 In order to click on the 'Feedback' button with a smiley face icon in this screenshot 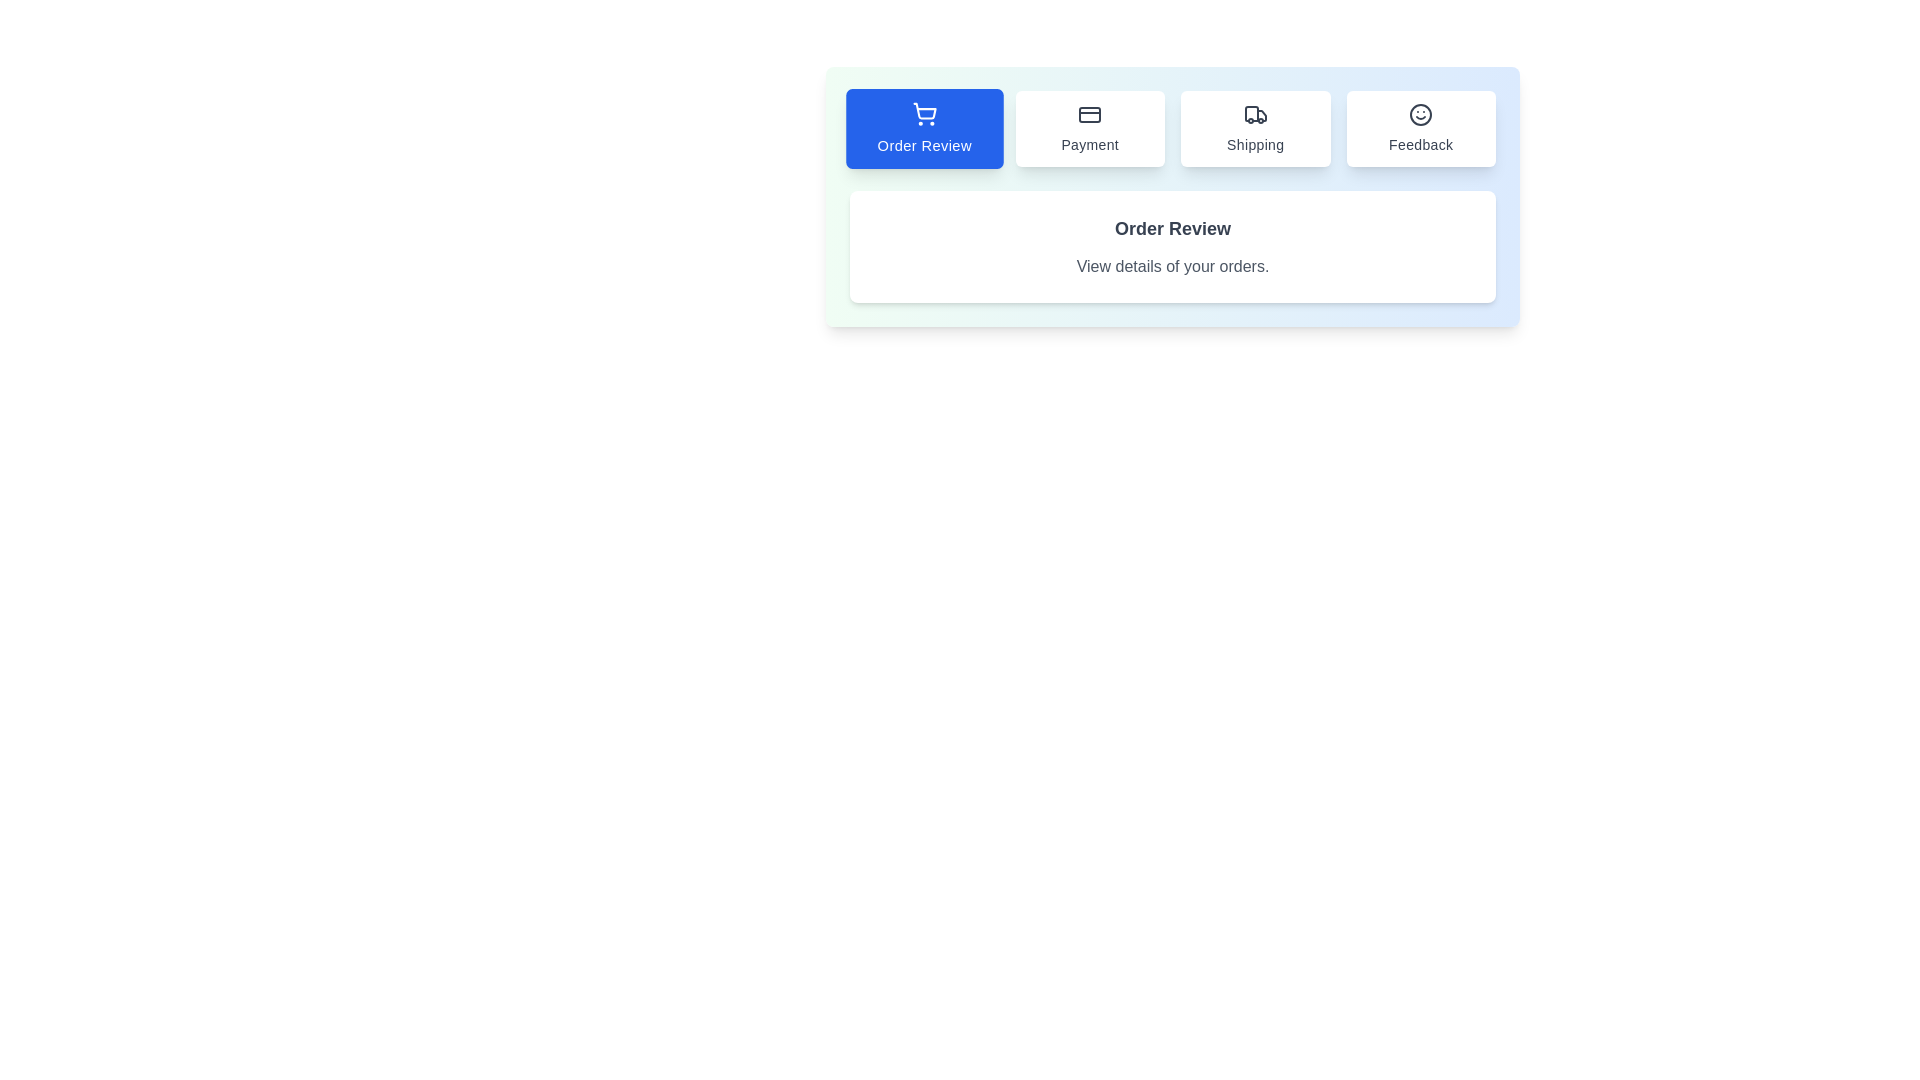, I will do `click(1420, 128)`.